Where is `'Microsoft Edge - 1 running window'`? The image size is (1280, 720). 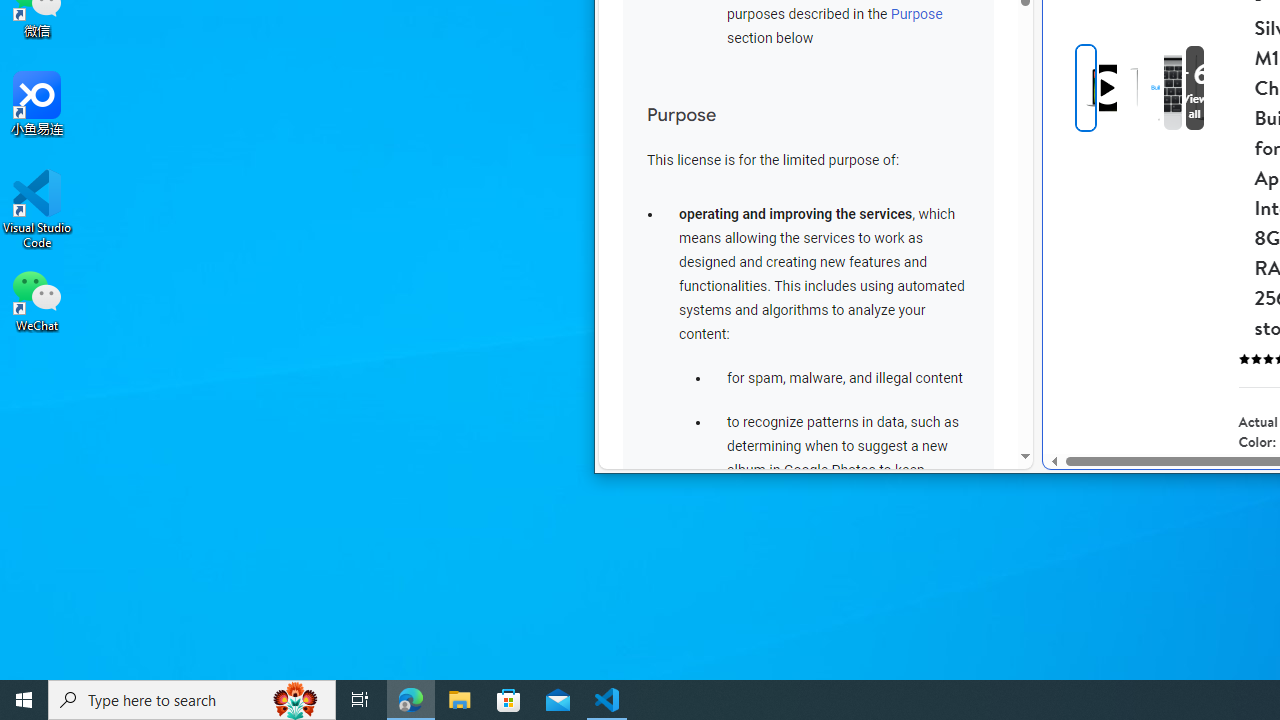 'Microsoft Edge - 1 running window' is located at coordinates (410, 698).